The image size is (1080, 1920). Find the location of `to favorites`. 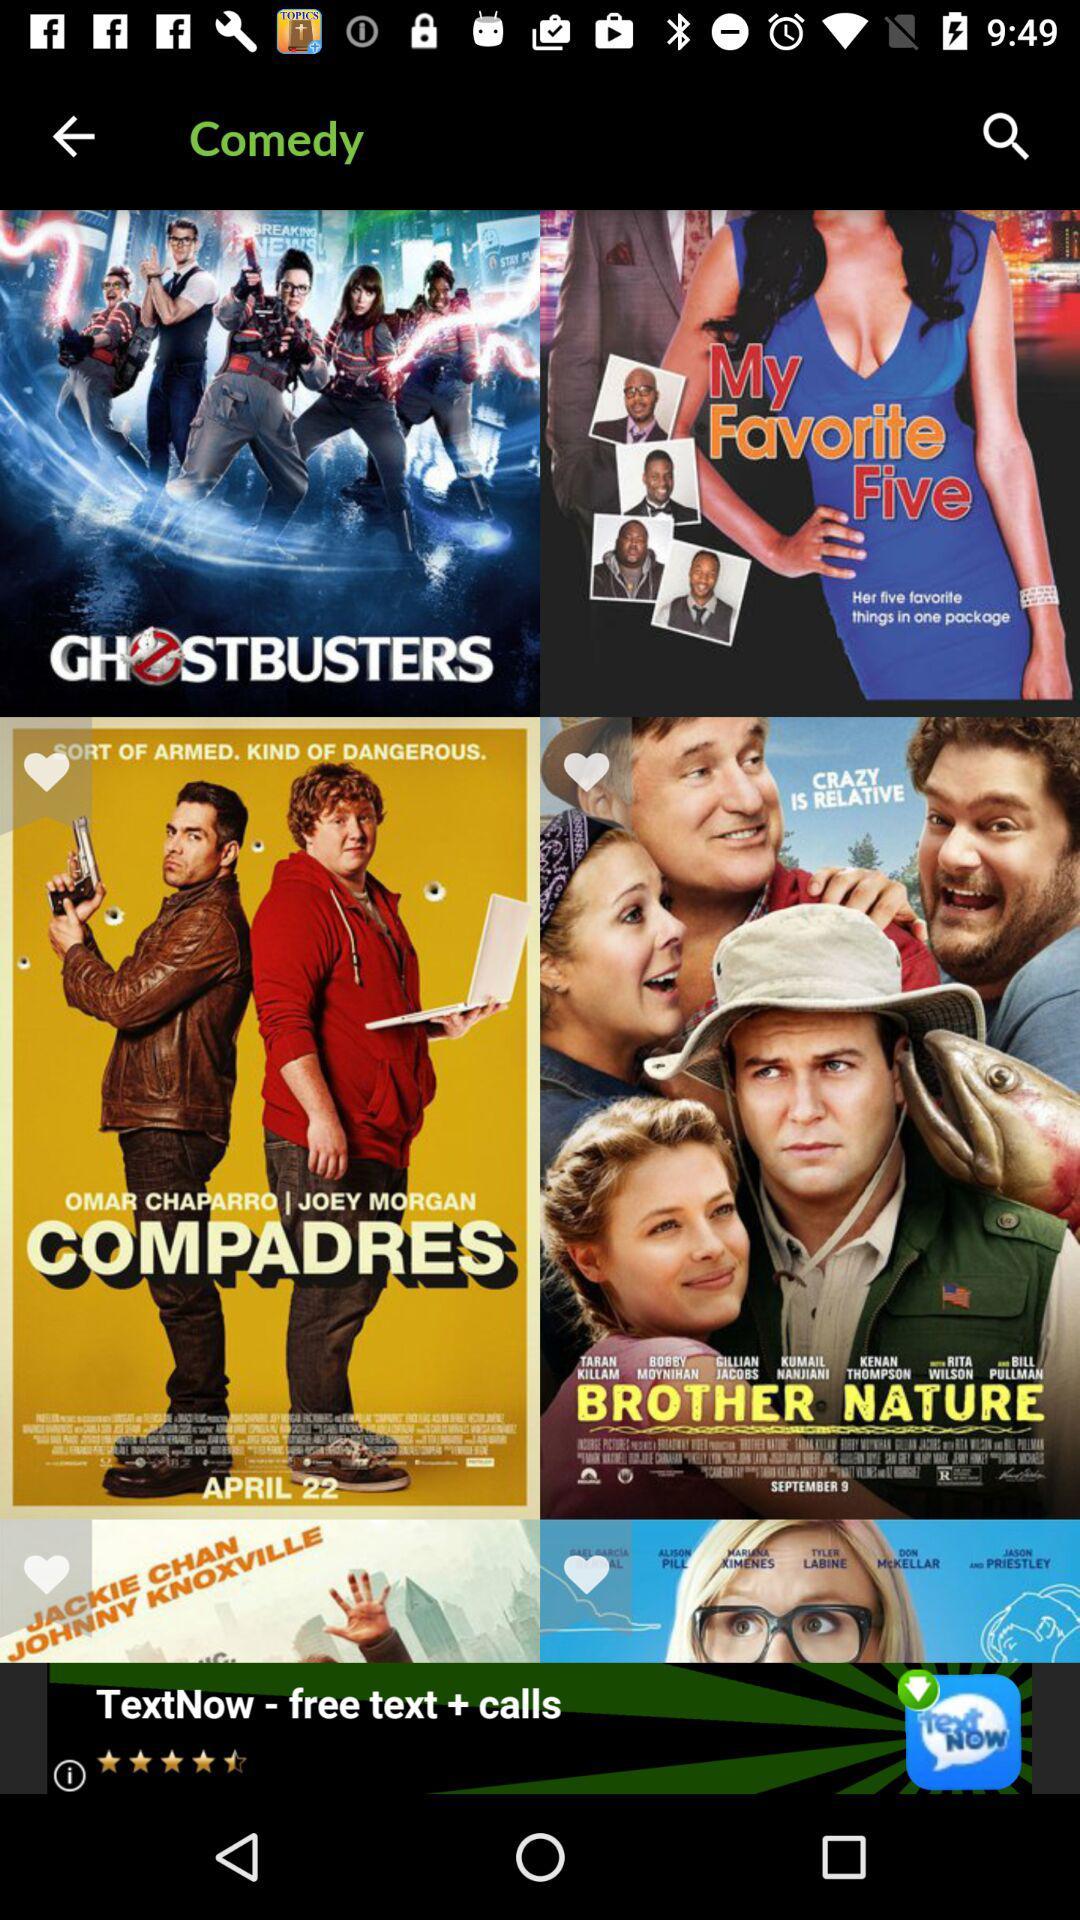

to favorites is located at coordinates (58, 1577).